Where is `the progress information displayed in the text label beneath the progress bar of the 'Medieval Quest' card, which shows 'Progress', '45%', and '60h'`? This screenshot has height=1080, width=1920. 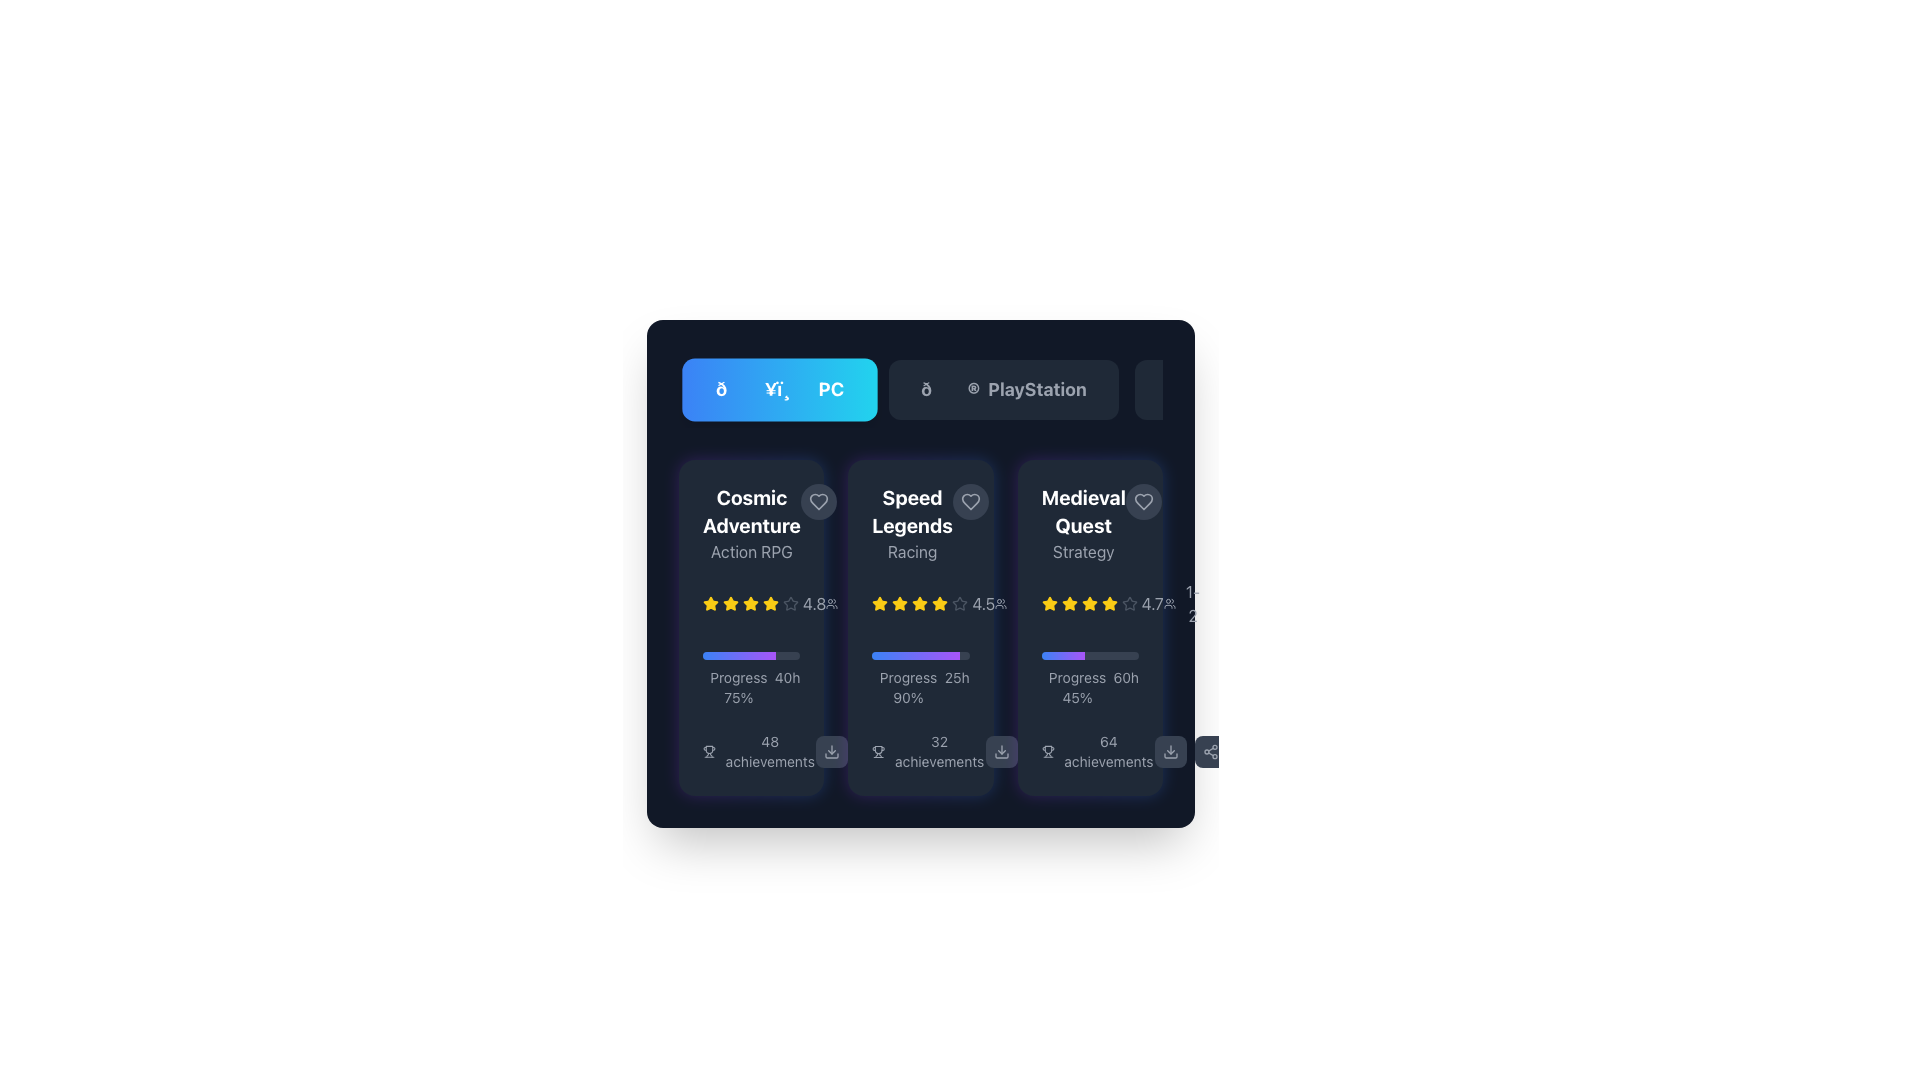
the progress information displayed in the text label beneath the progress bar of the 'Medieval Quest' card, which shows 'Progress', '45%', and '60h' is located at coordinates (1089, 678).